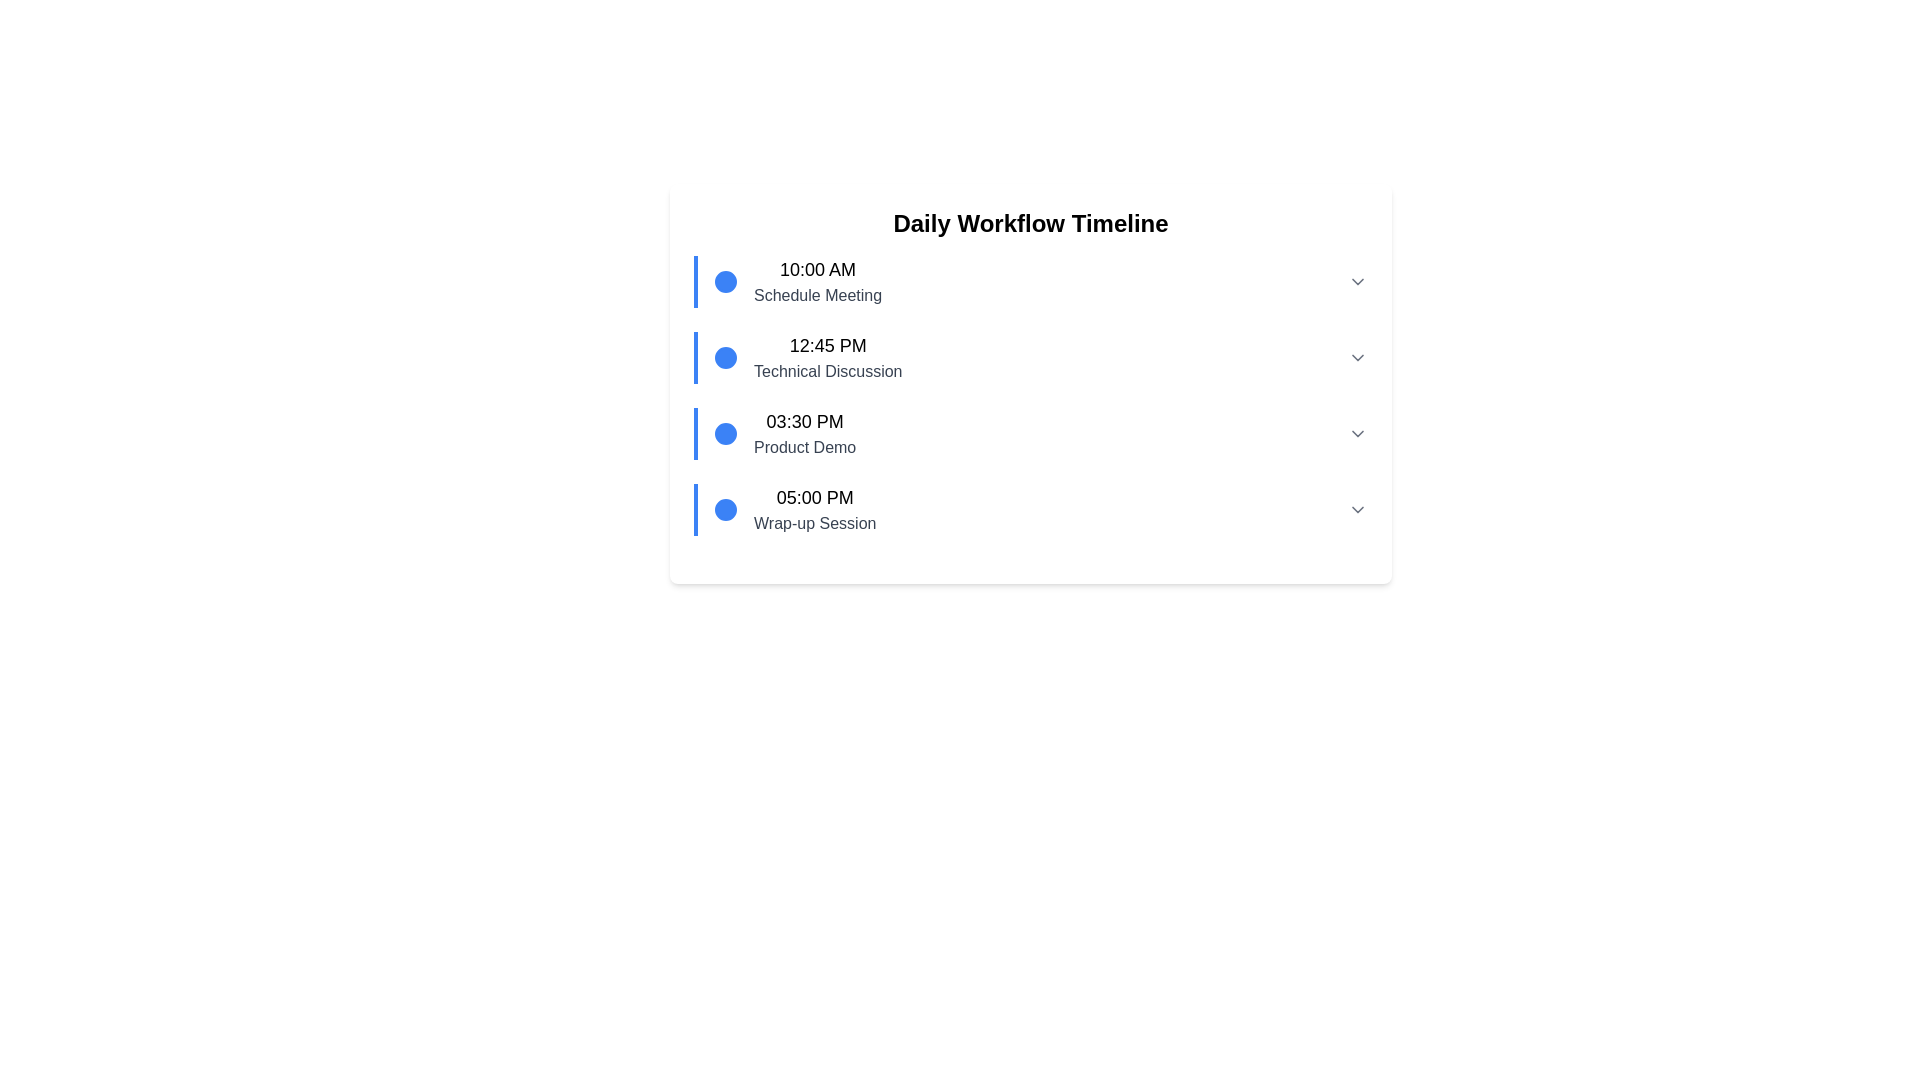 The height and width of the screenshot is (1080, 1920). Describe the element at coordinates (1040, 508) in the screenshot. I see `the List item in the timeline view indicating the scheduled event for 'Wrap-up Session' at '05:00 PM', which is the fourth entry in the vertical layout` at that location.